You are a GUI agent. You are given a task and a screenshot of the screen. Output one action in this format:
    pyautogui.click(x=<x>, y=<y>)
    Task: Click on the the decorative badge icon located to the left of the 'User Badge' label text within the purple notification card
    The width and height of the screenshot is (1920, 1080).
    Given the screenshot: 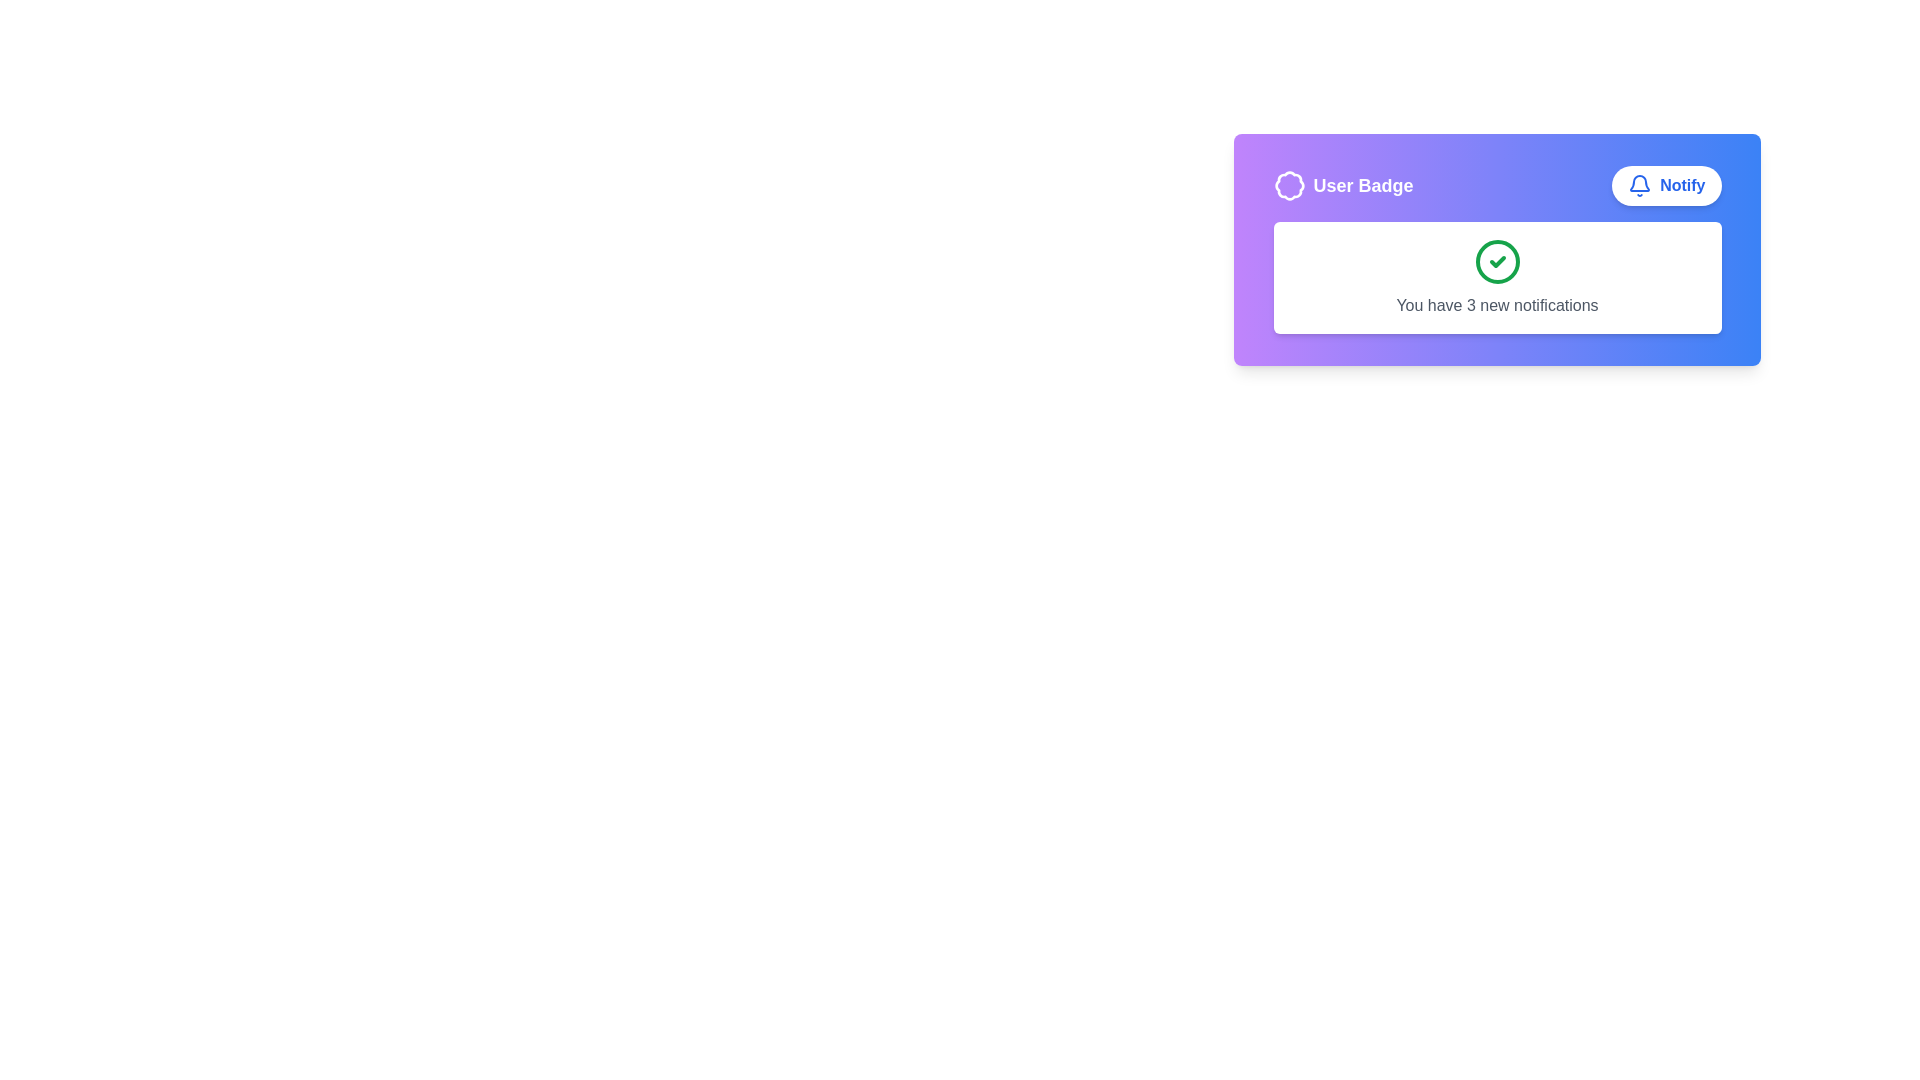 What is the action you would take?
    pyautogui.click(x=1289, y=185)
    